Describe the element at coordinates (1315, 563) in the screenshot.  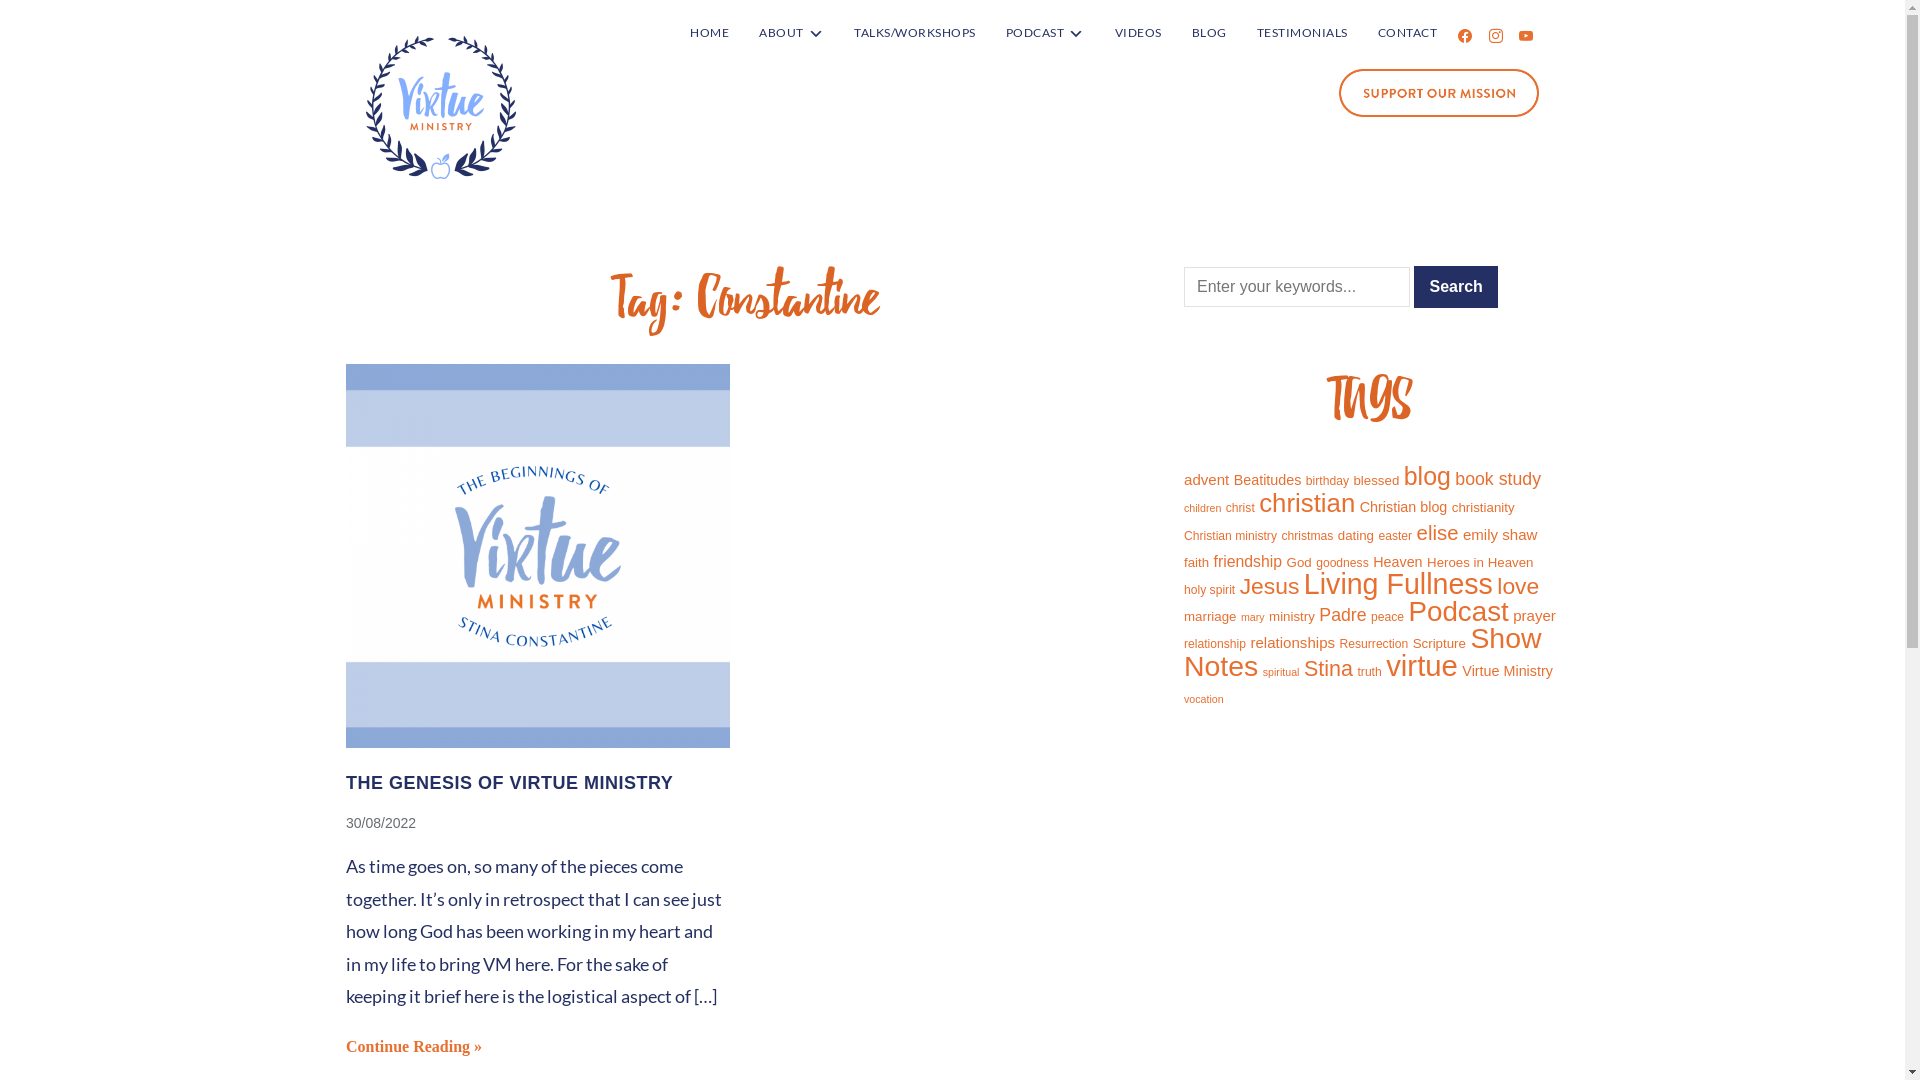
I see `'goodness'` at that location.